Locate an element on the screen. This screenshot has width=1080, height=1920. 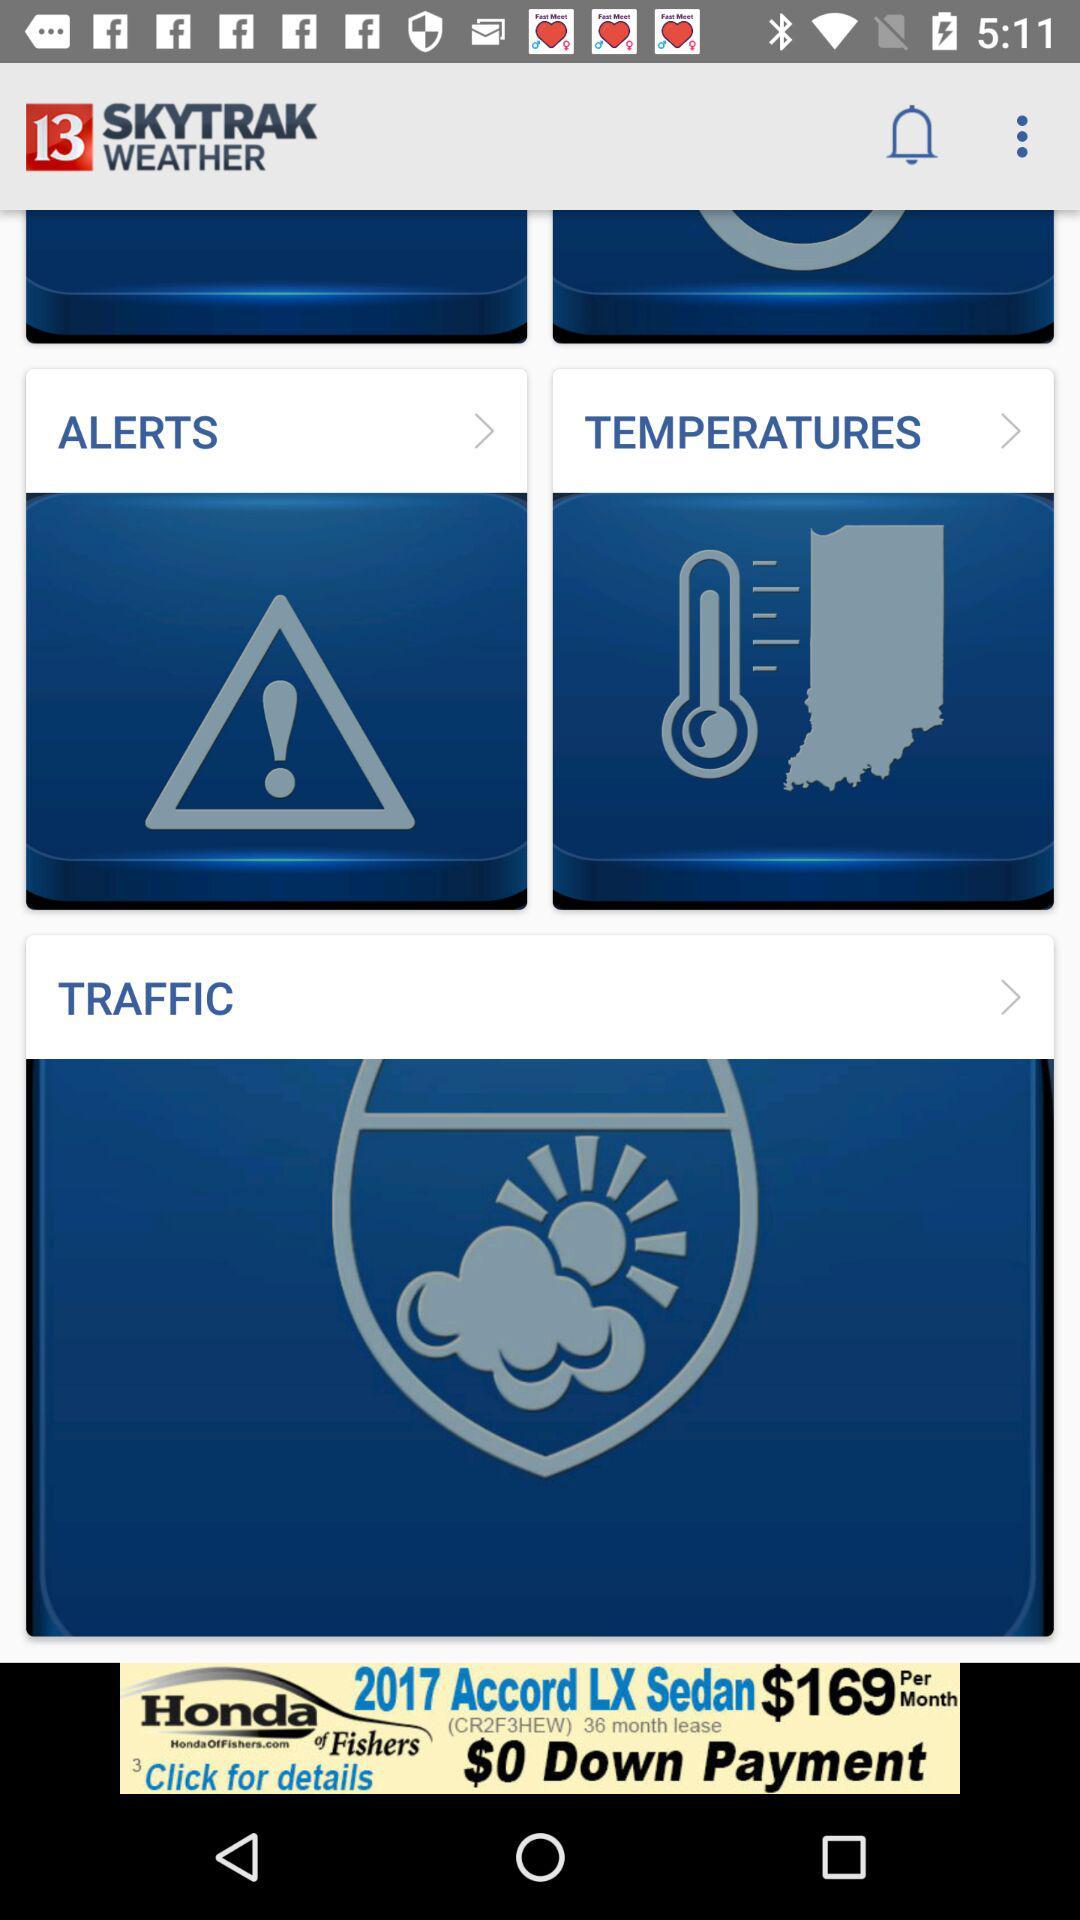
the button beside bell icon is located at coordinates (1027, 136).